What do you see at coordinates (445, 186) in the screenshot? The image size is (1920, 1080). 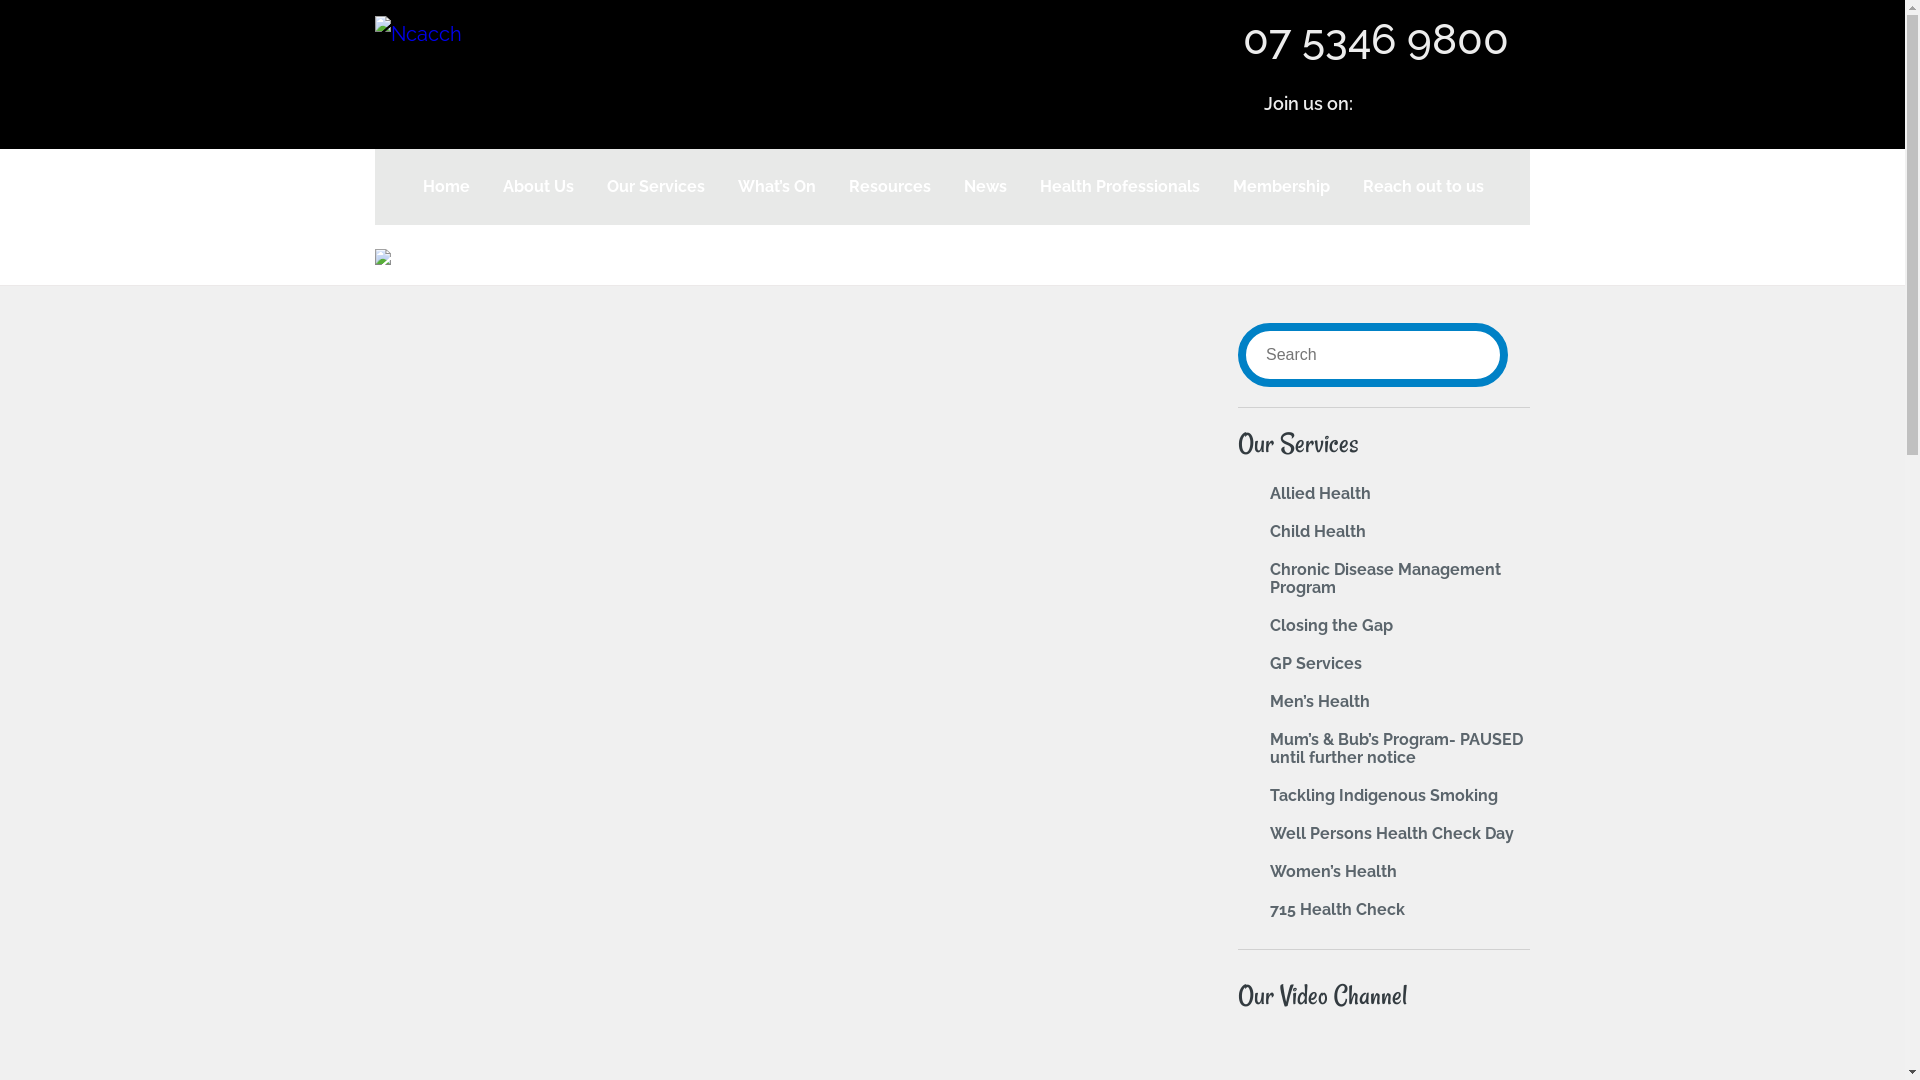 I see `'Home'` at bounding box center [445, 186].